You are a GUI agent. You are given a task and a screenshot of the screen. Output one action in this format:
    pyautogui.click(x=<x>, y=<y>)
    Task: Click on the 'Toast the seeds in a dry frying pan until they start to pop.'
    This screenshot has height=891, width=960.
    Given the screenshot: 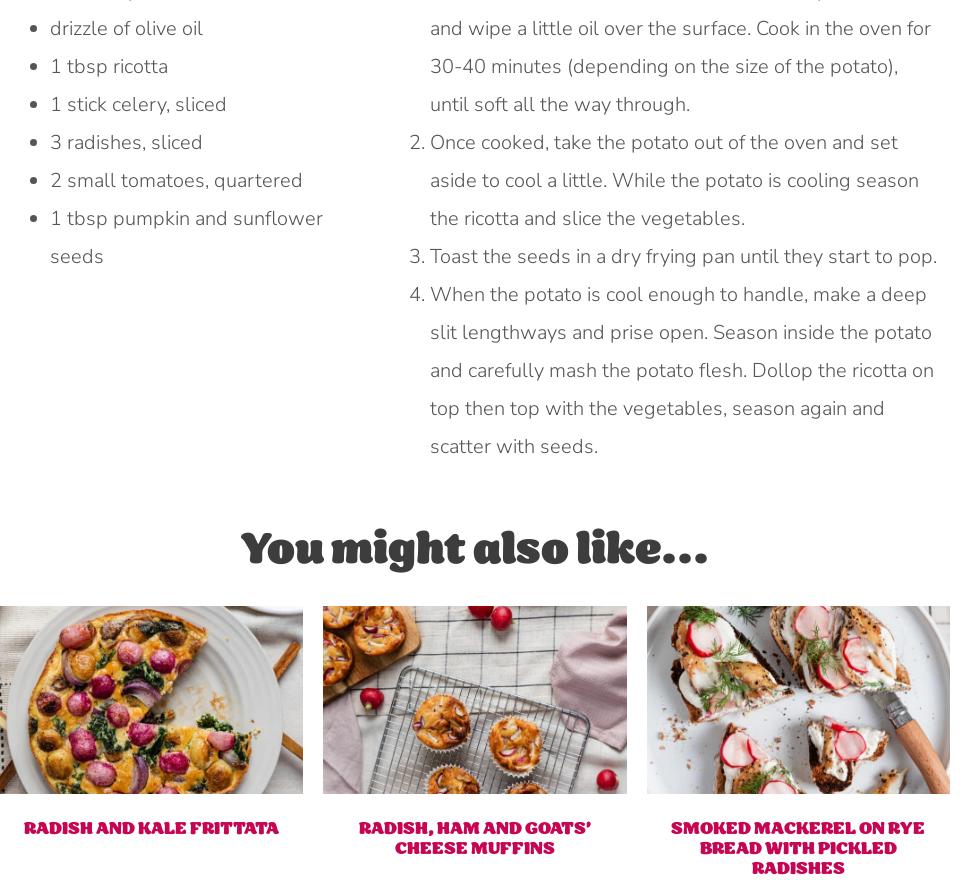 What is the action you would take?
    pyautogui.click(x=682, y=255)
    